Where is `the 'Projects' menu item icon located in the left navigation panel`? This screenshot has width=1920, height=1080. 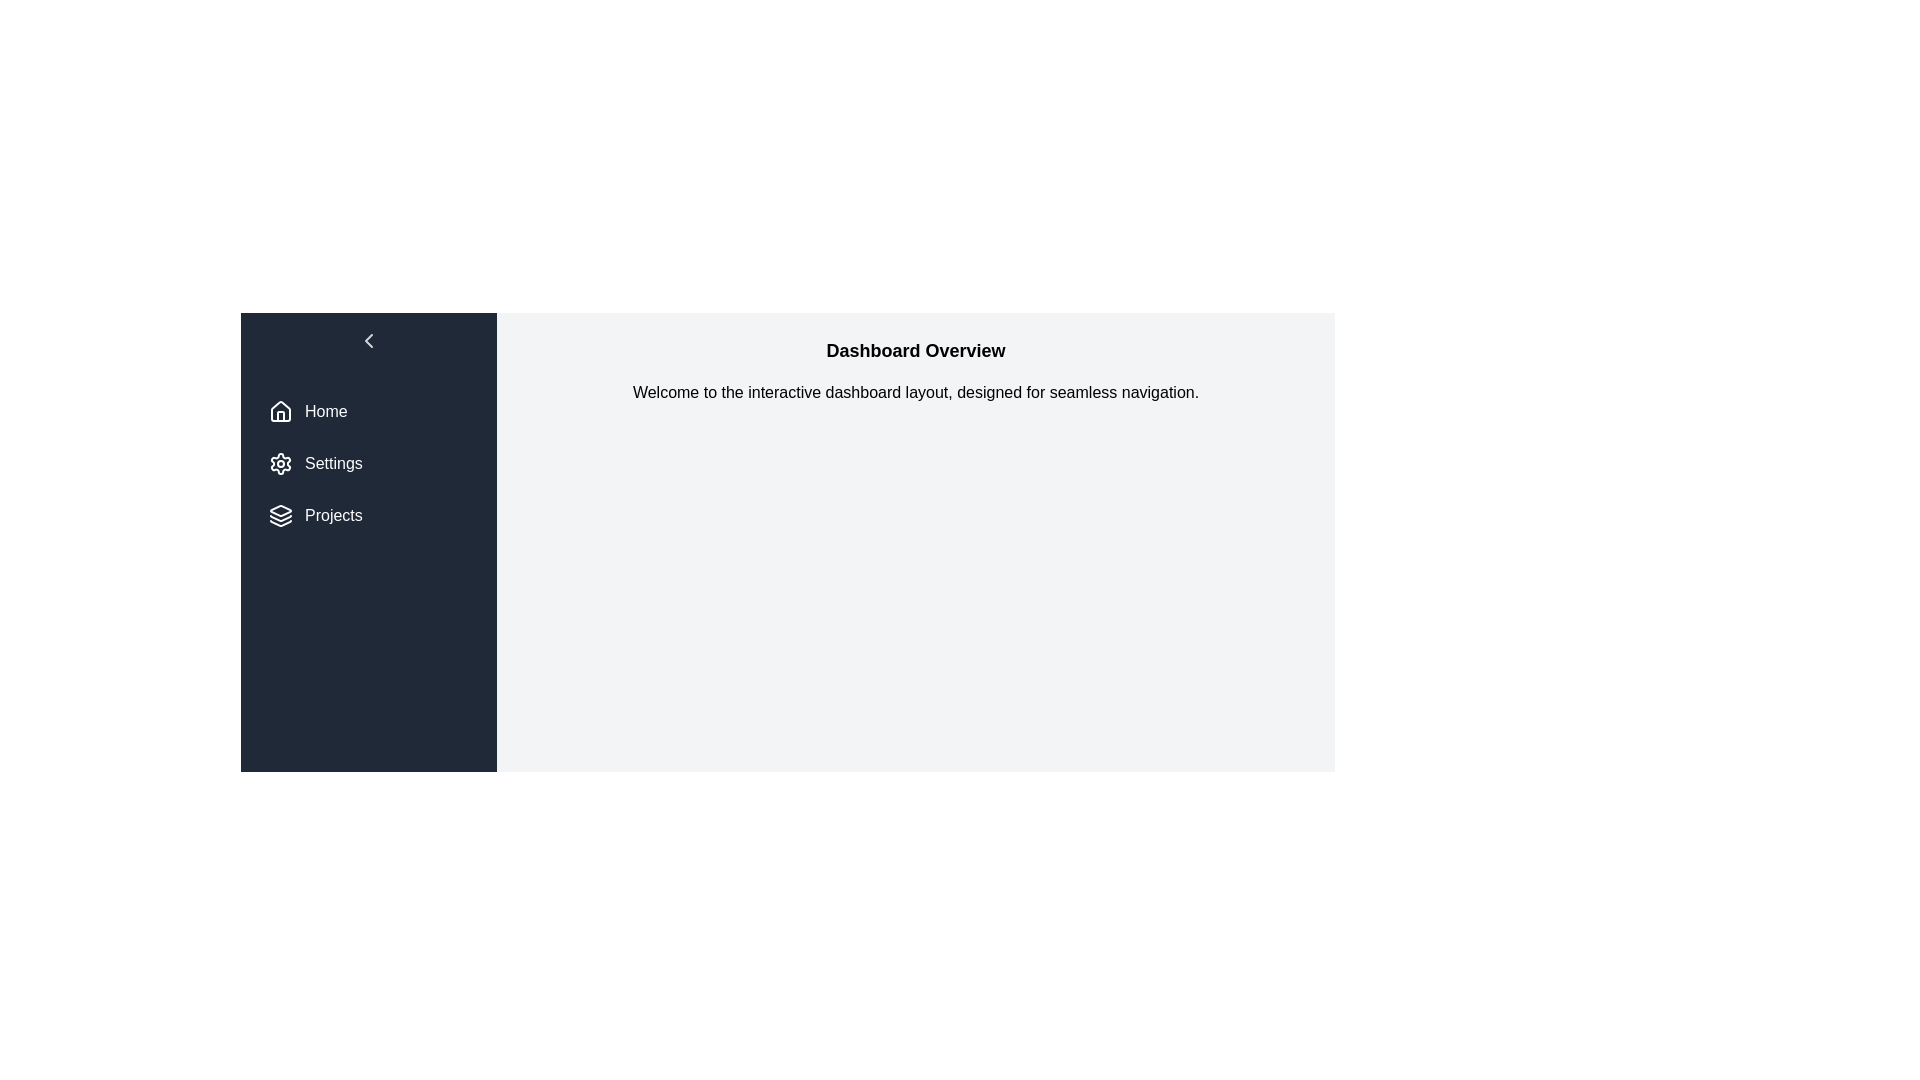 the 'Projects' menu item icon located in the left navigation panel is located at coordinates (280, 515).